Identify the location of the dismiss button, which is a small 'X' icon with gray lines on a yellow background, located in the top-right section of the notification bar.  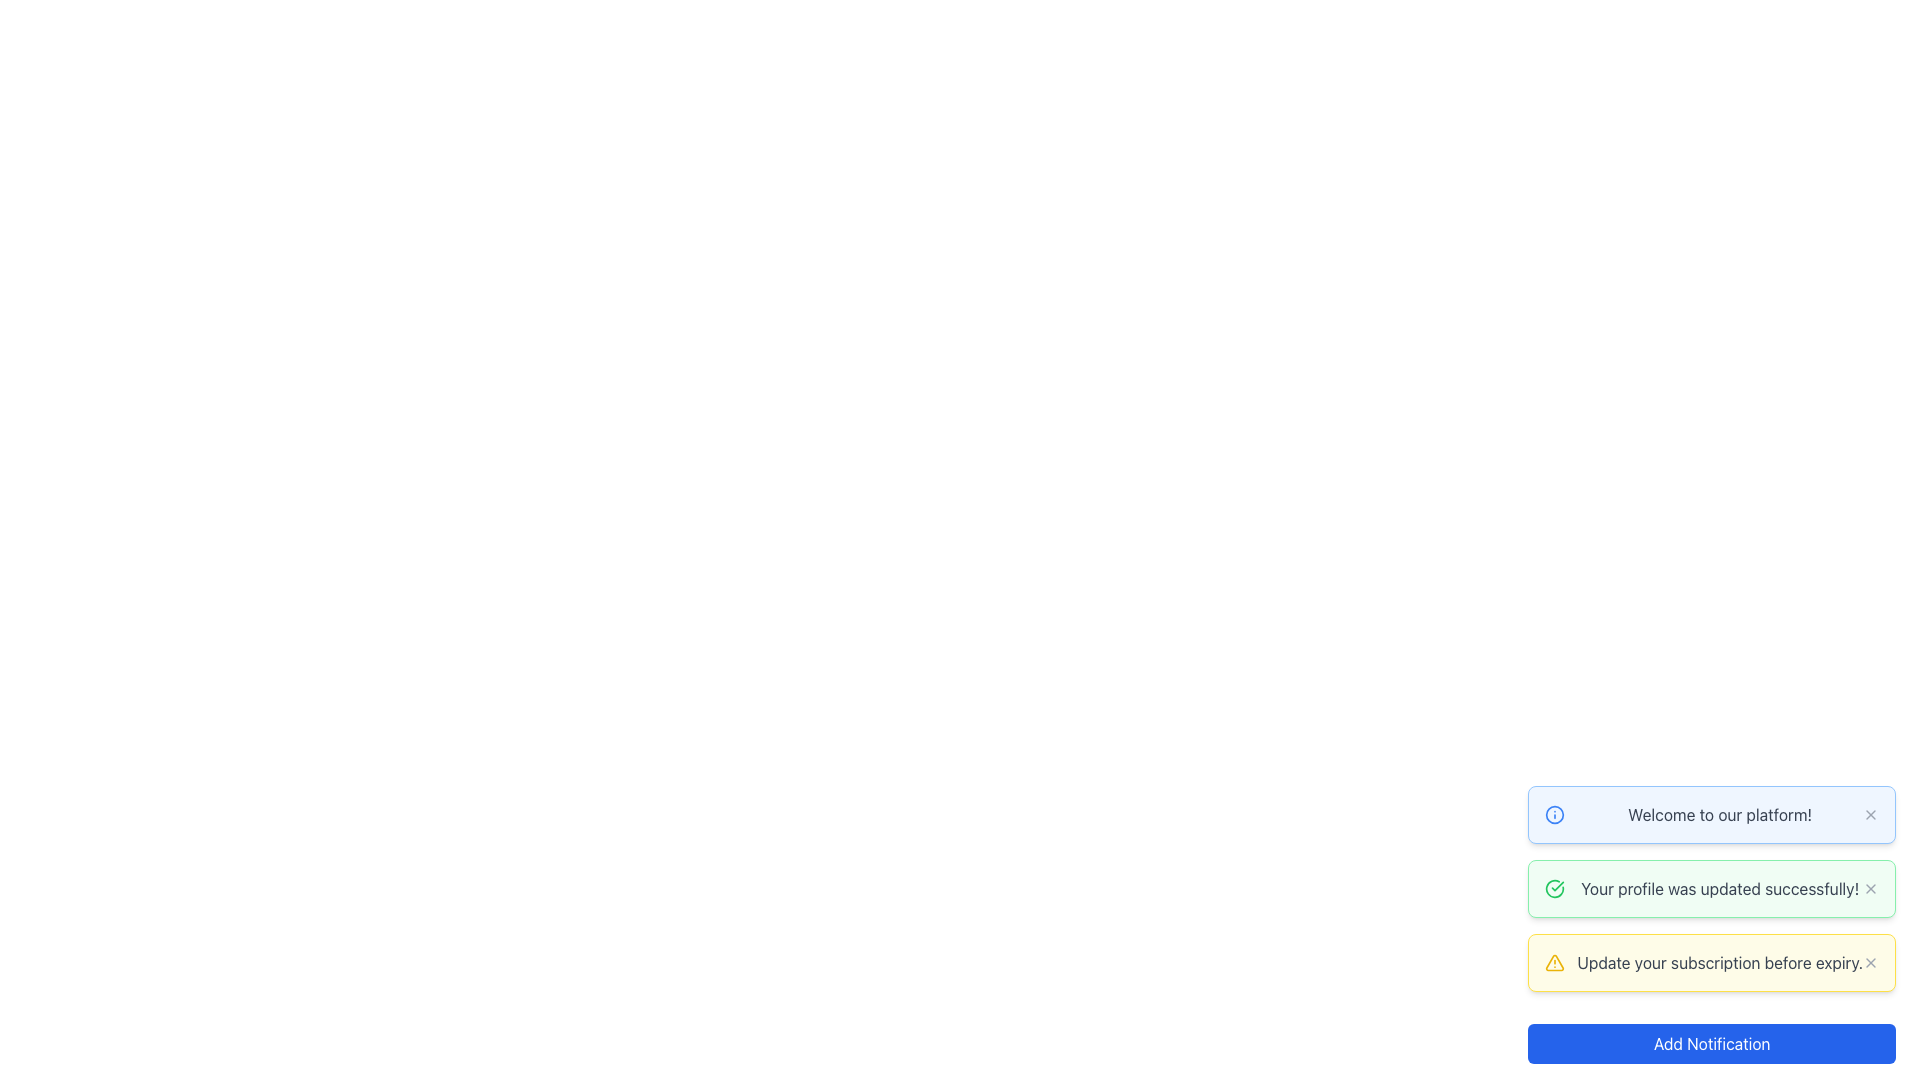
(1870, 962).